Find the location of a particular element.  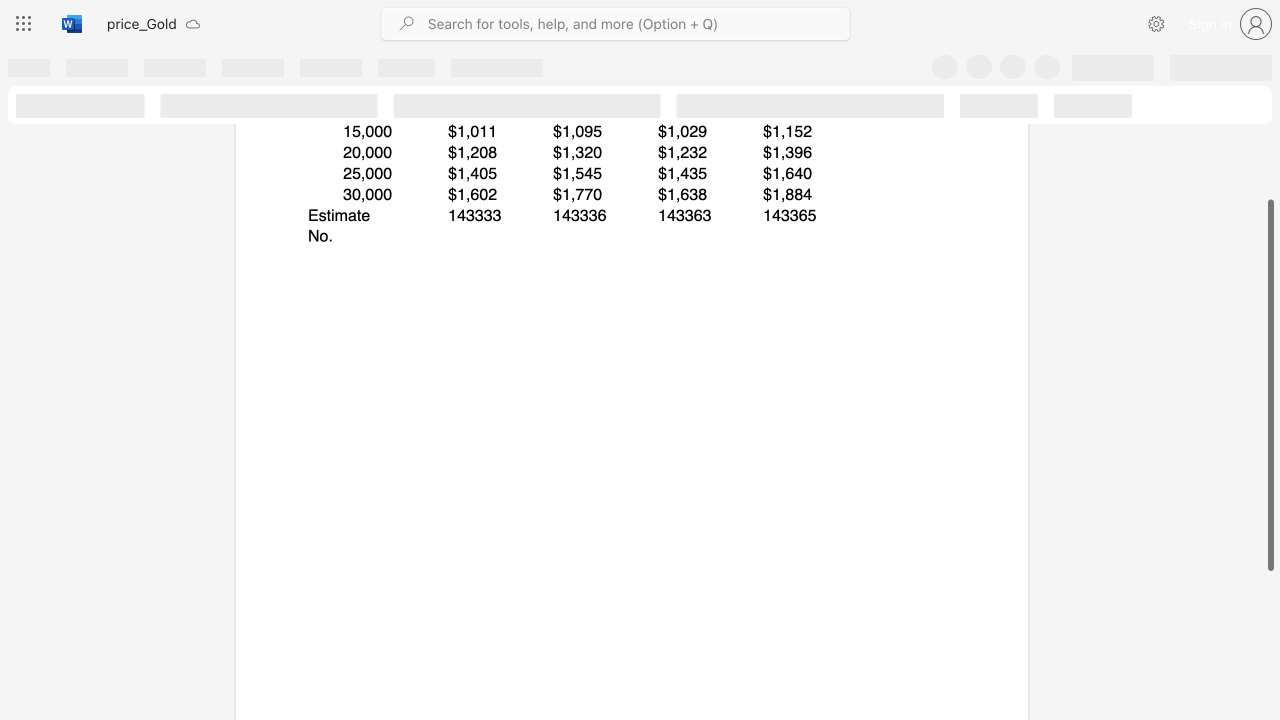

the scrollbar and move up 250 pixels is located at coordinates (1269, 385).